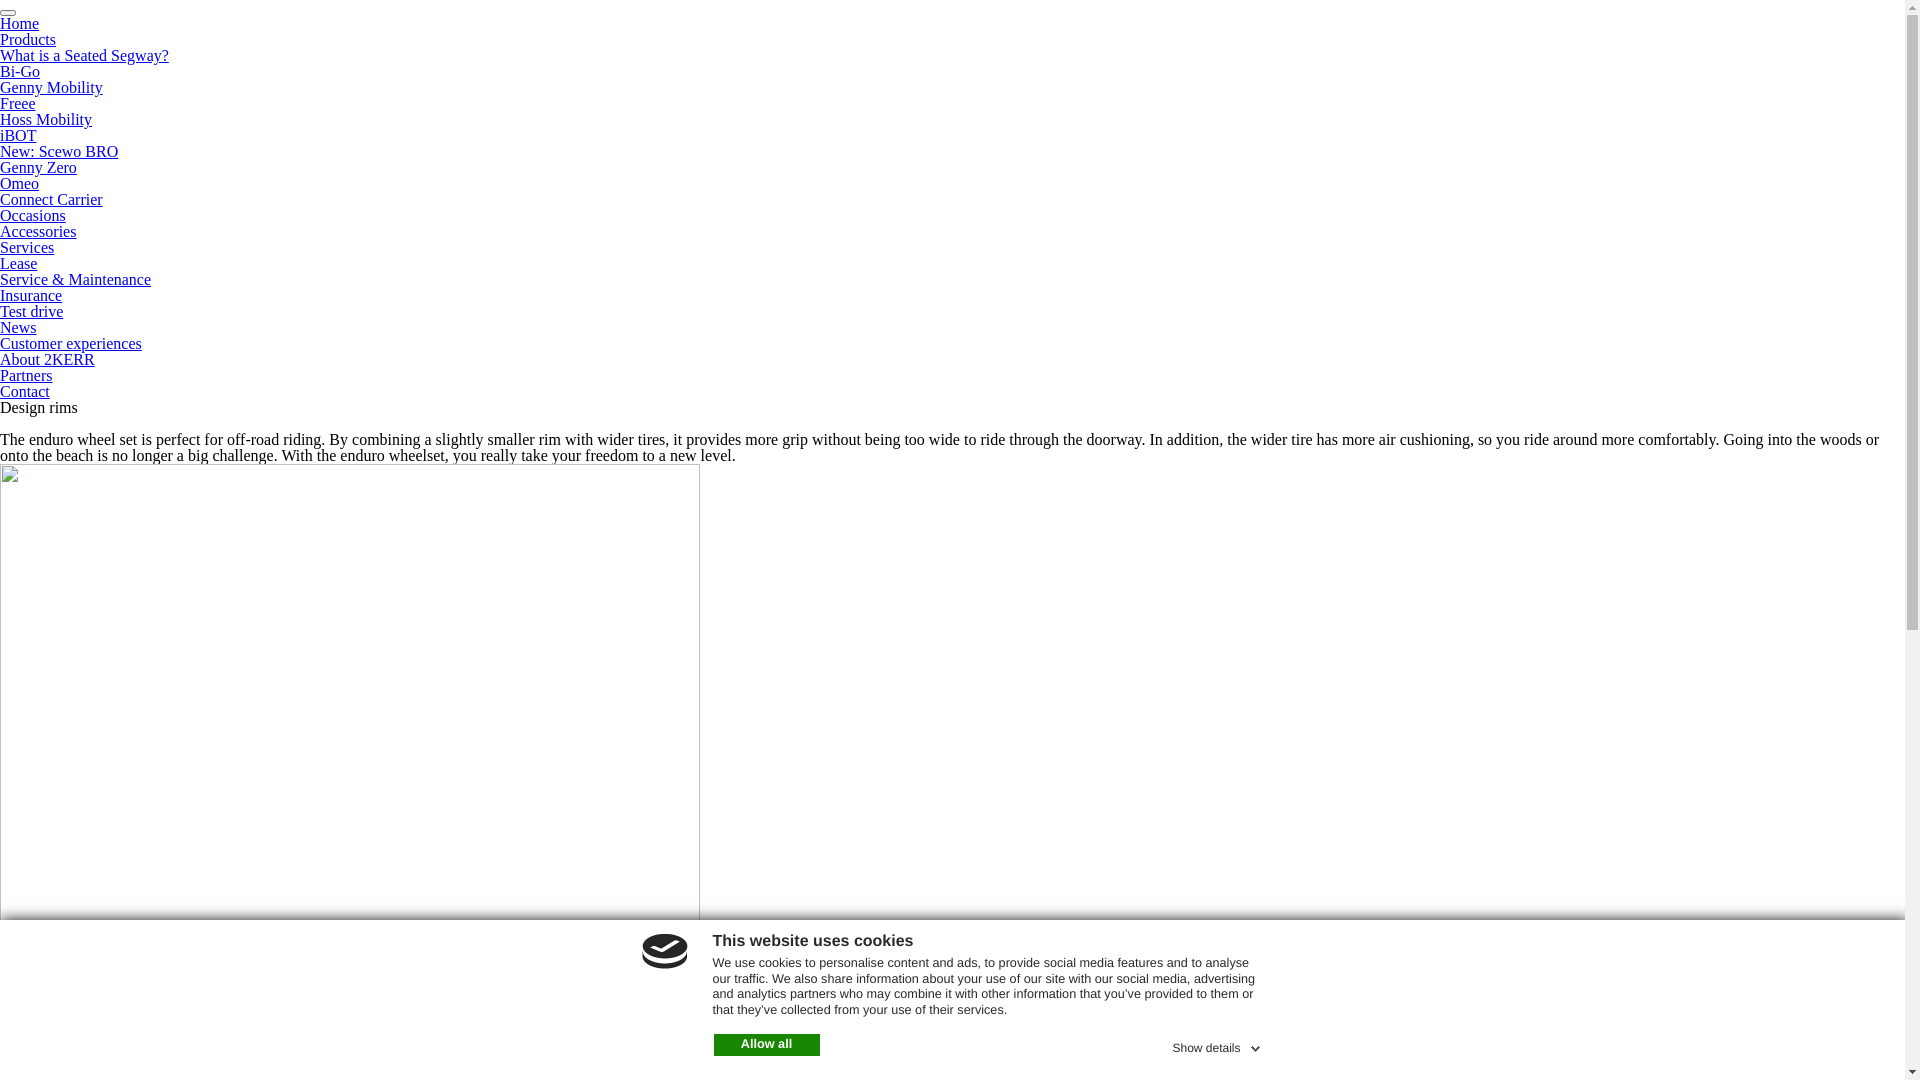 The image size is (1920, 1080). What do you see at coordinates (766, 1044) in the screenshot?
I see `'Allow all'` at bounding box center [766, 1044].